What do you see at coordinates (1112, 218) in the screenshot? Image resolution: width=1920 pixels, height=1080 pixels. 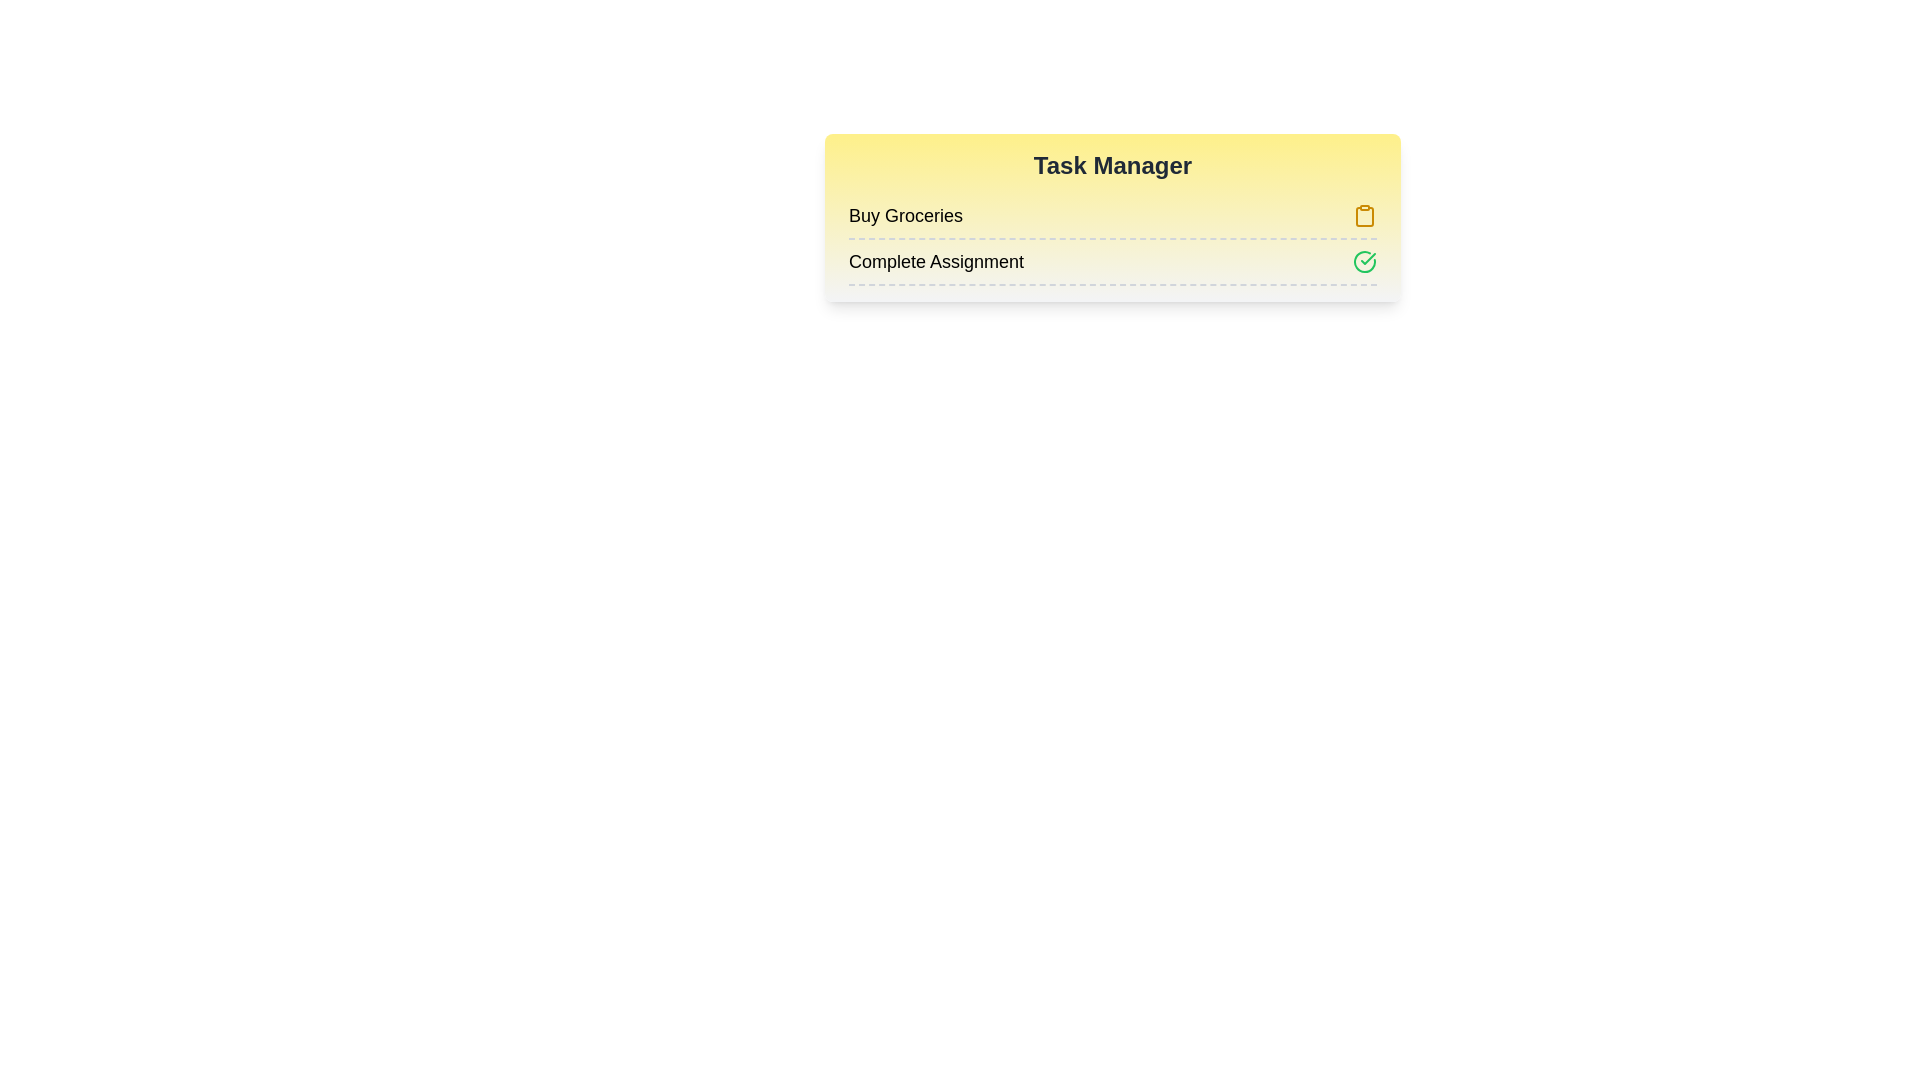 I see `the task manager panel to read the tasks displayed within it, which are centrally positioned and uniquely structured among sibling elements` at bounding box center [1112, 218].